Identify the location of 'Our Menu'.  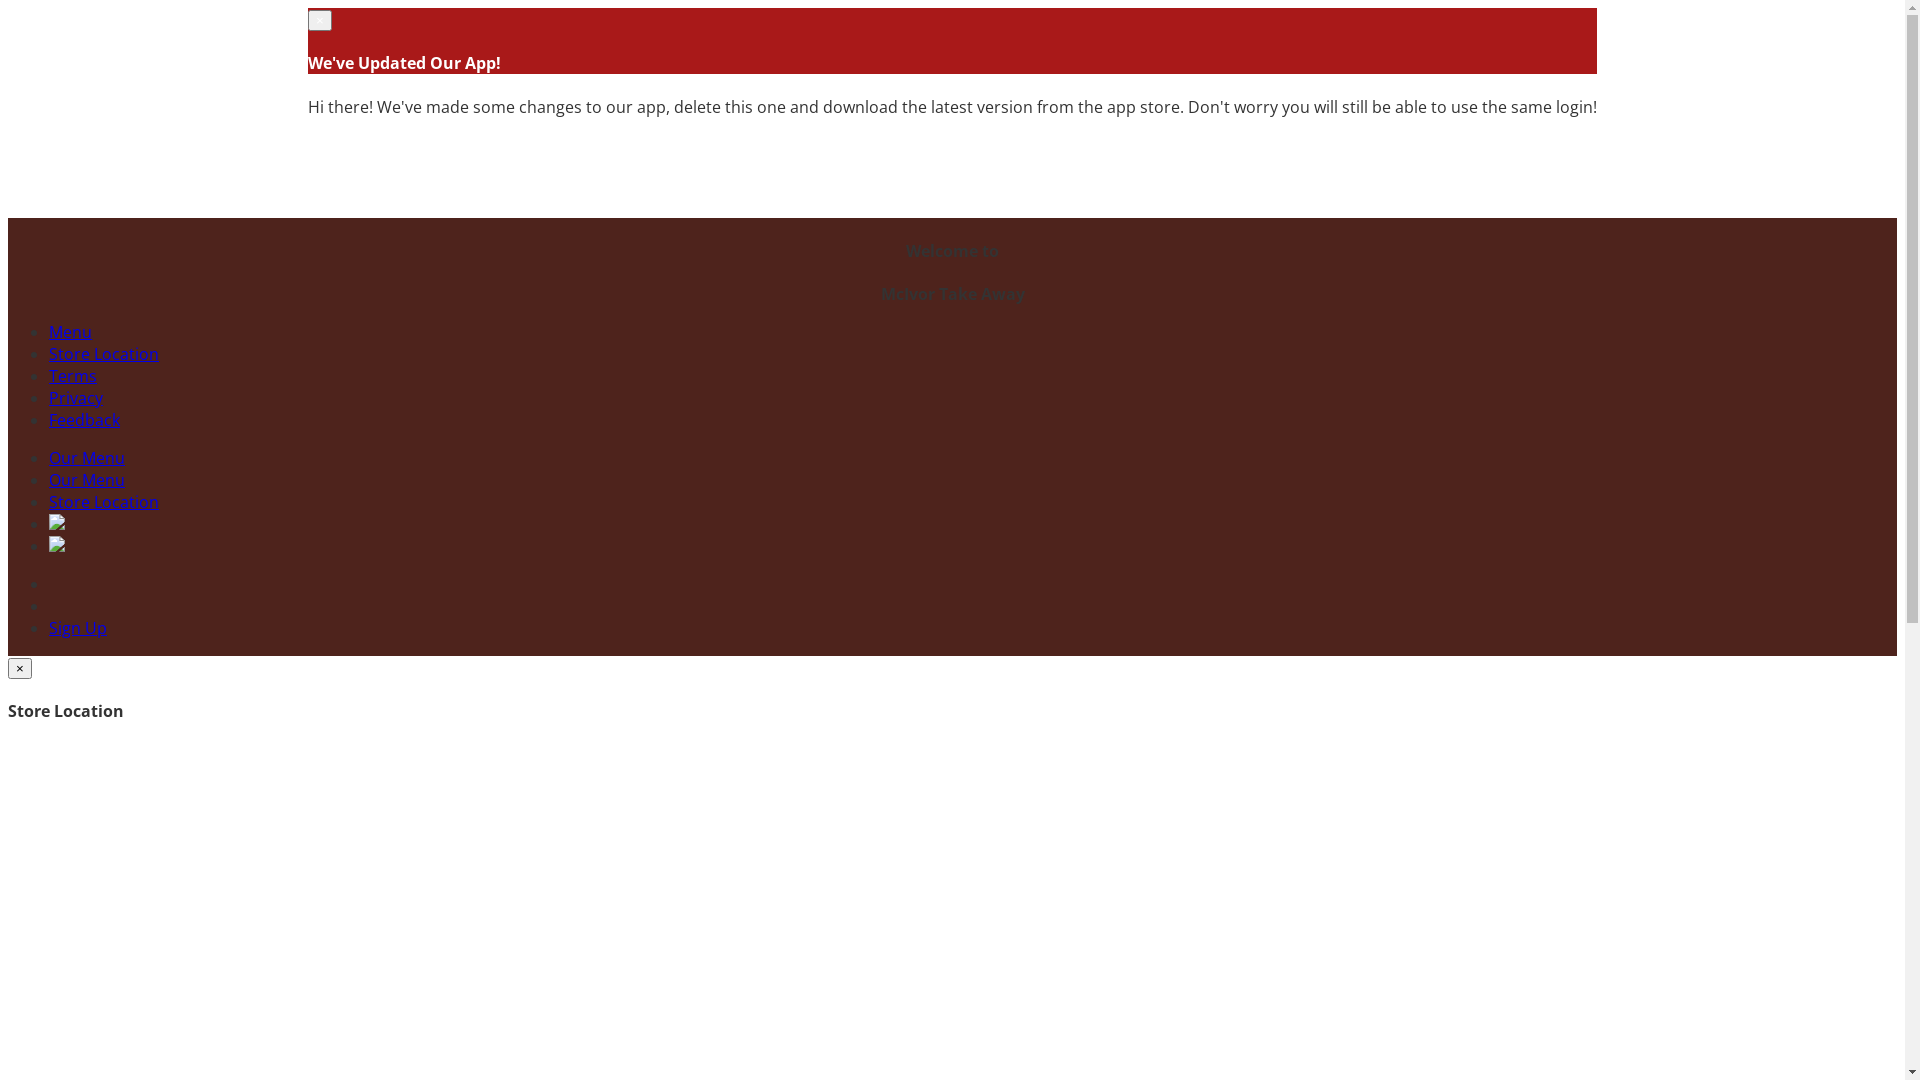
(85, 458).